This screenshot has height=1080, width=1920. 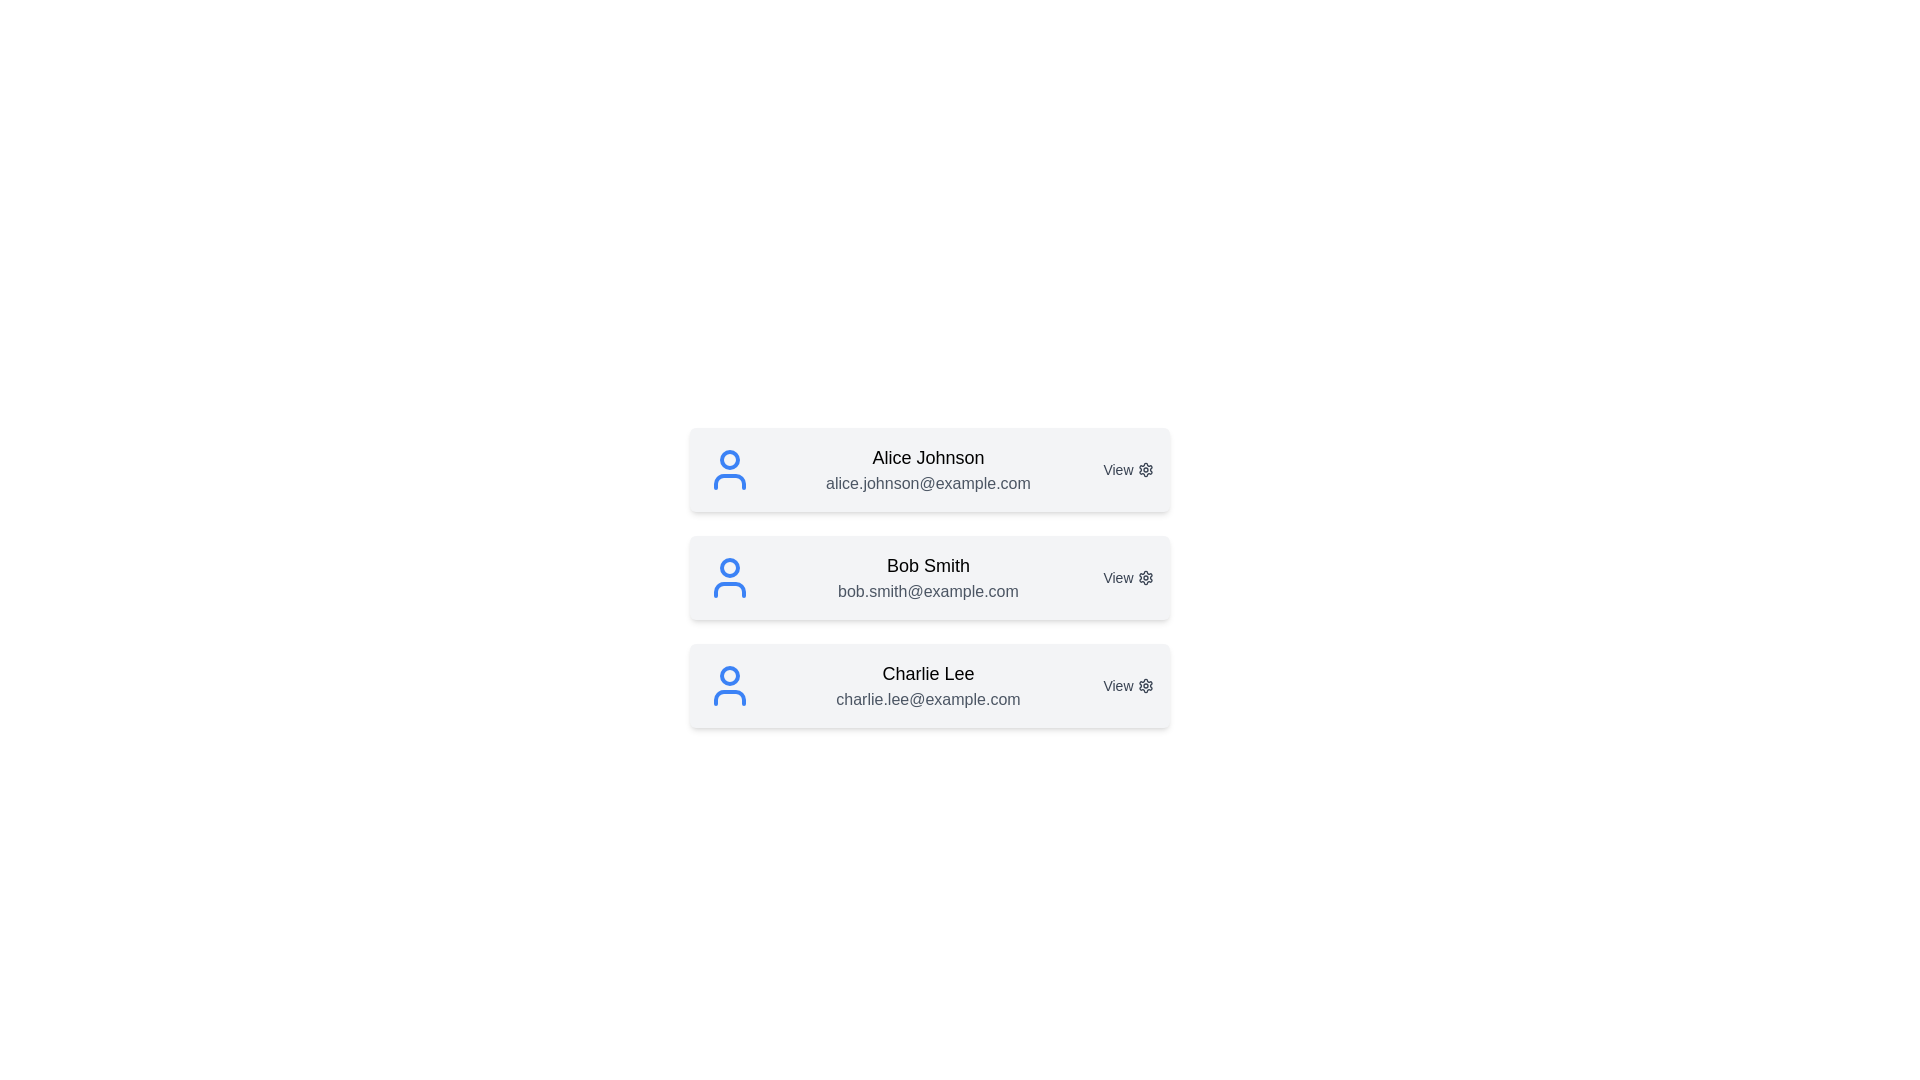 I want to click on the decorative graphical element located at the upper left of the first row in the list, which is superimposed on the user's icon, so click(x=728, y=459).